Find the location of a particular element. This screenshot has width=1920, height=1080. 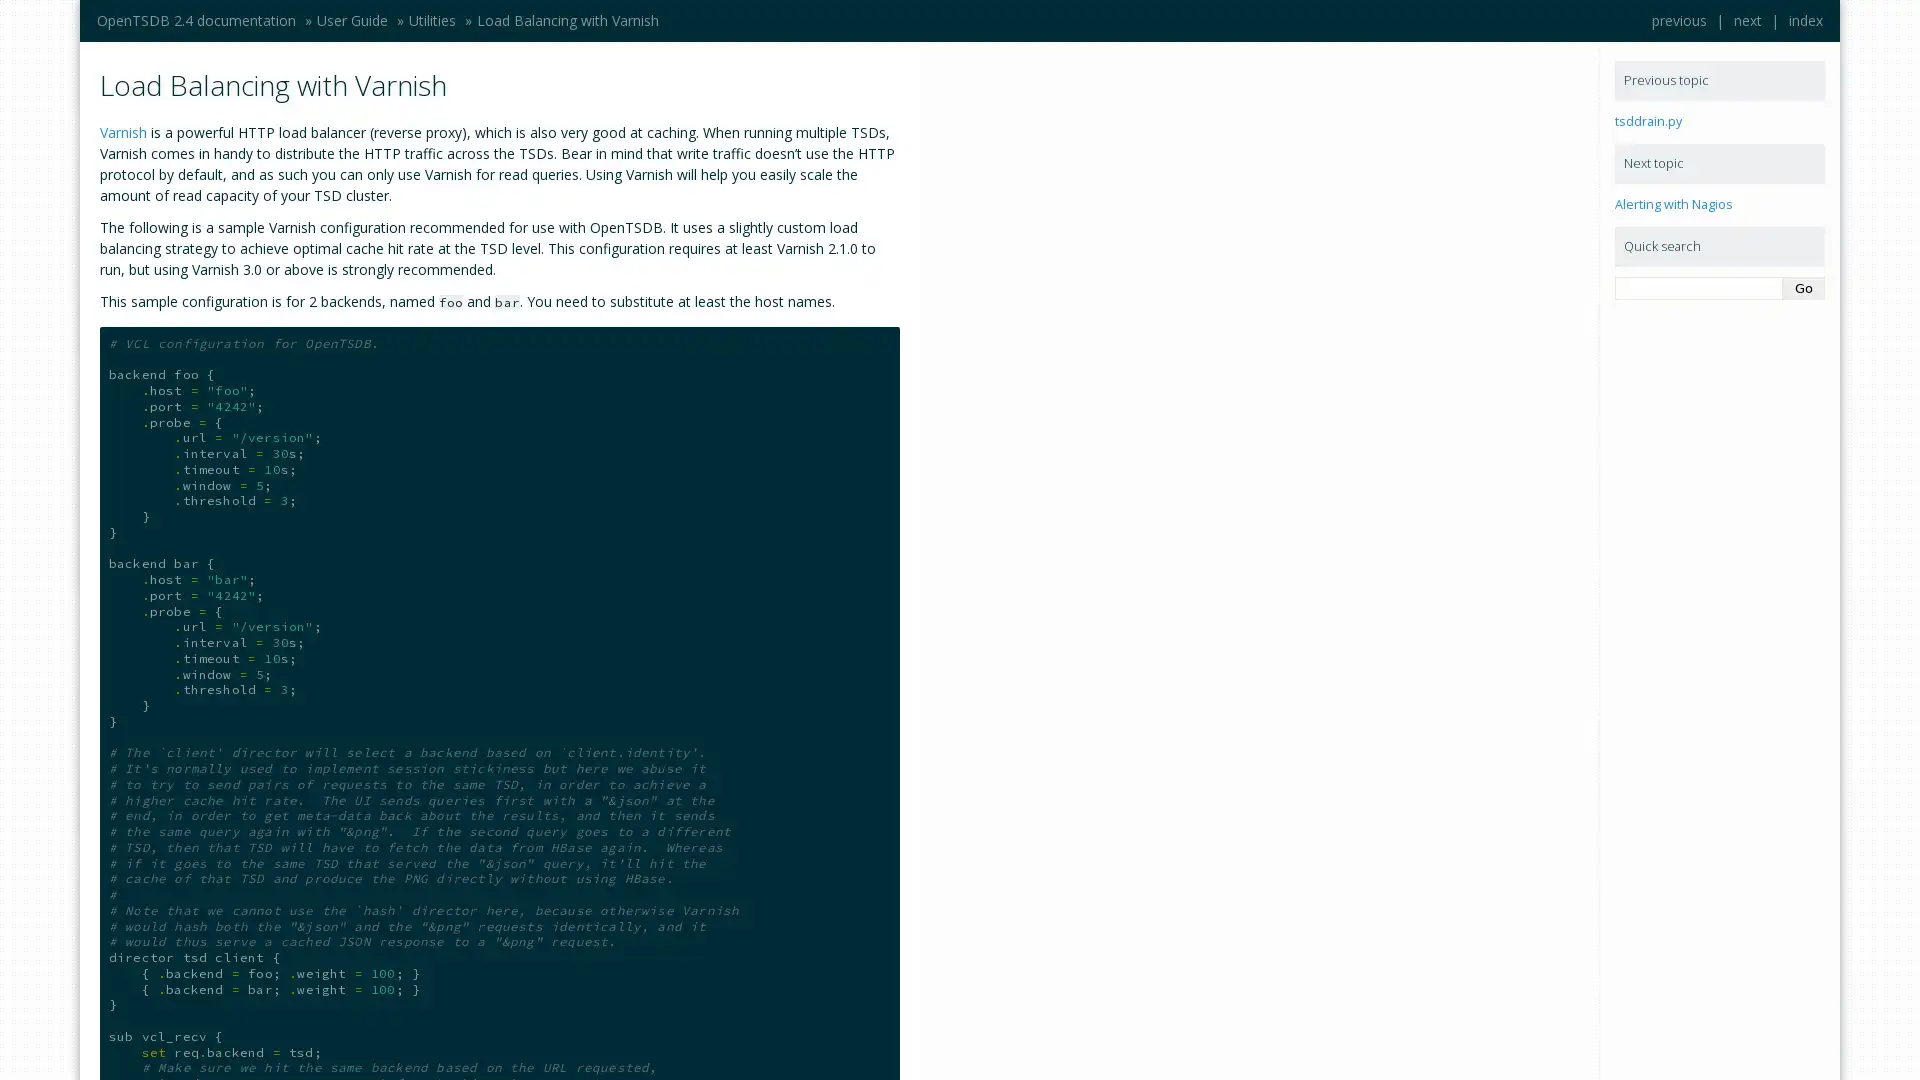

Go is located at coordinates (1804, 288).